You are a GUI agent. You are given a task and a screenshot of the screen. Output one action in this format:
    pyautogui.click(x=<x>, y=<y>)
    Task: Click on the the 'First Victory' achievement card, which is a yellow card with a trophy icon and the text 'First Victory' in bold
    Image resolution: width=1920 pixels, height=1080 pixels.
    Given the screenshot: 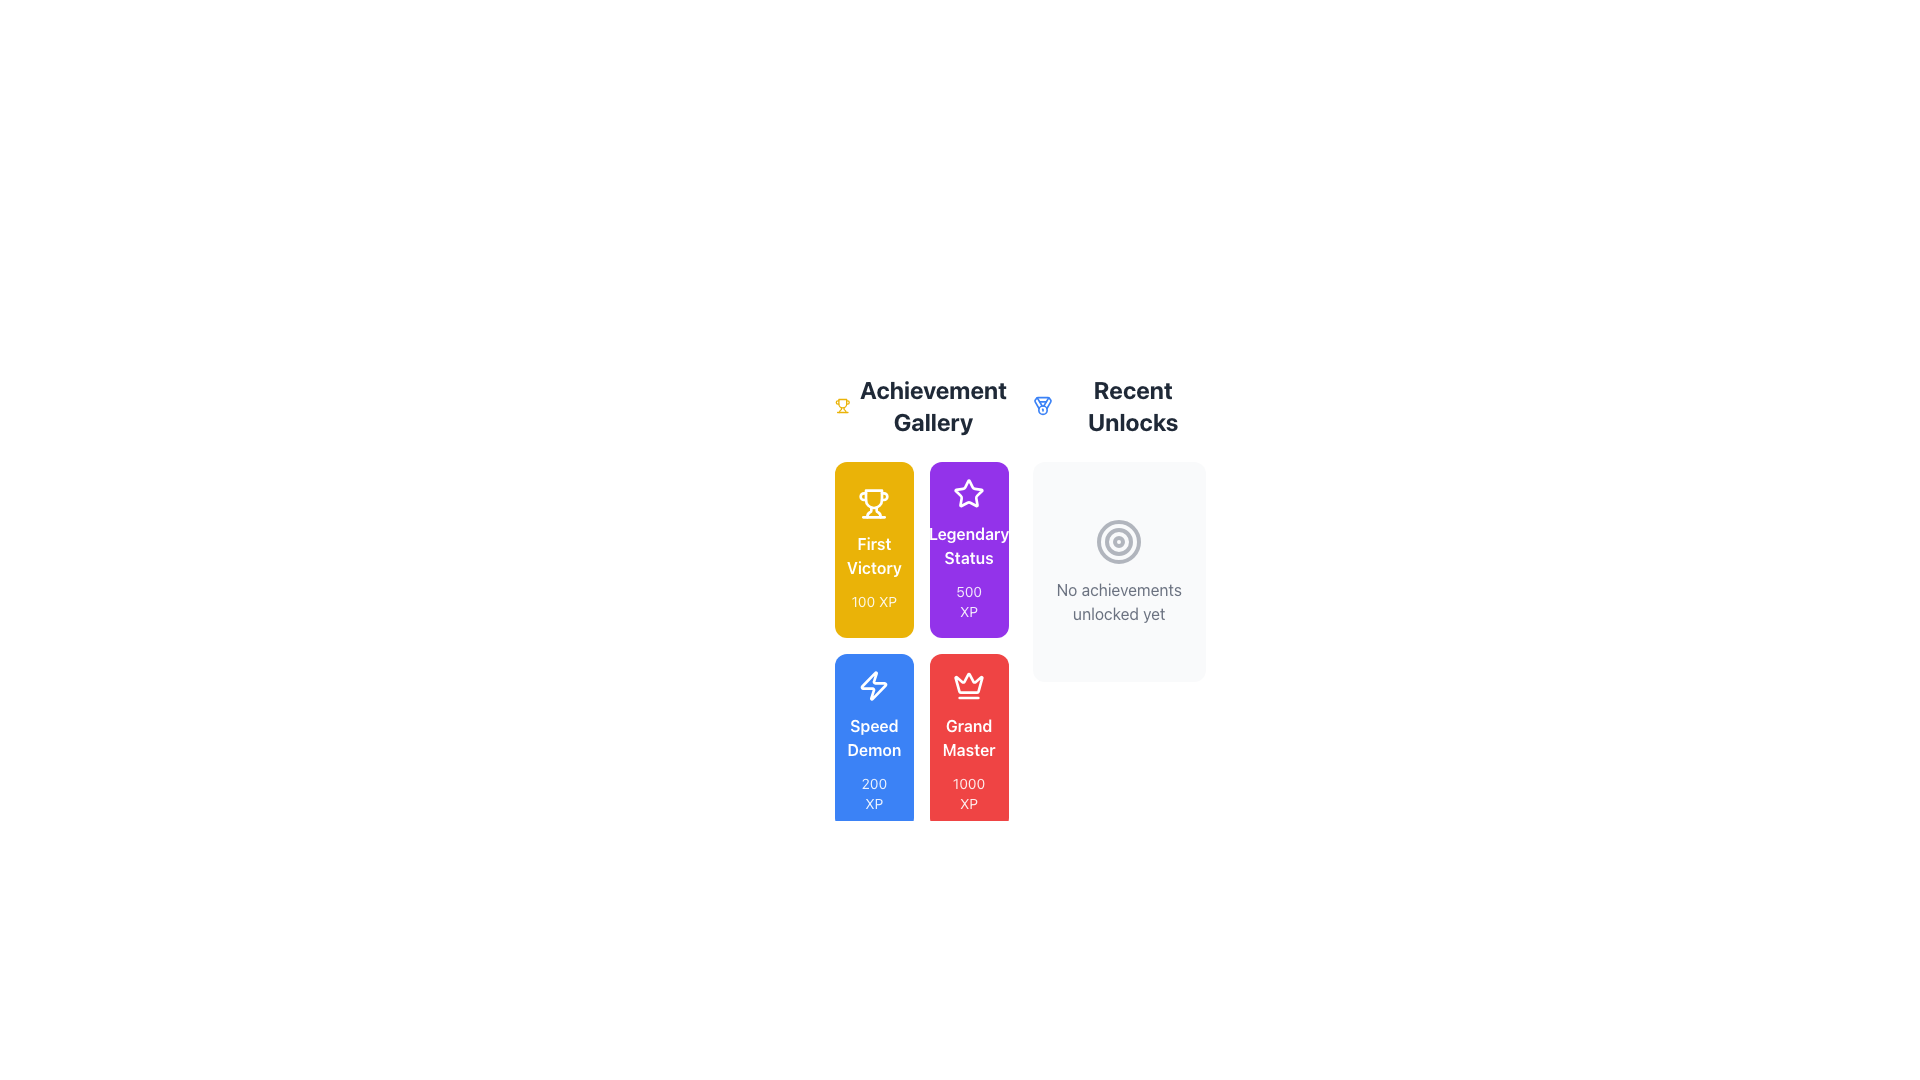 What is the action you would take?
    pyautogui.click(x=874, y=550)
    